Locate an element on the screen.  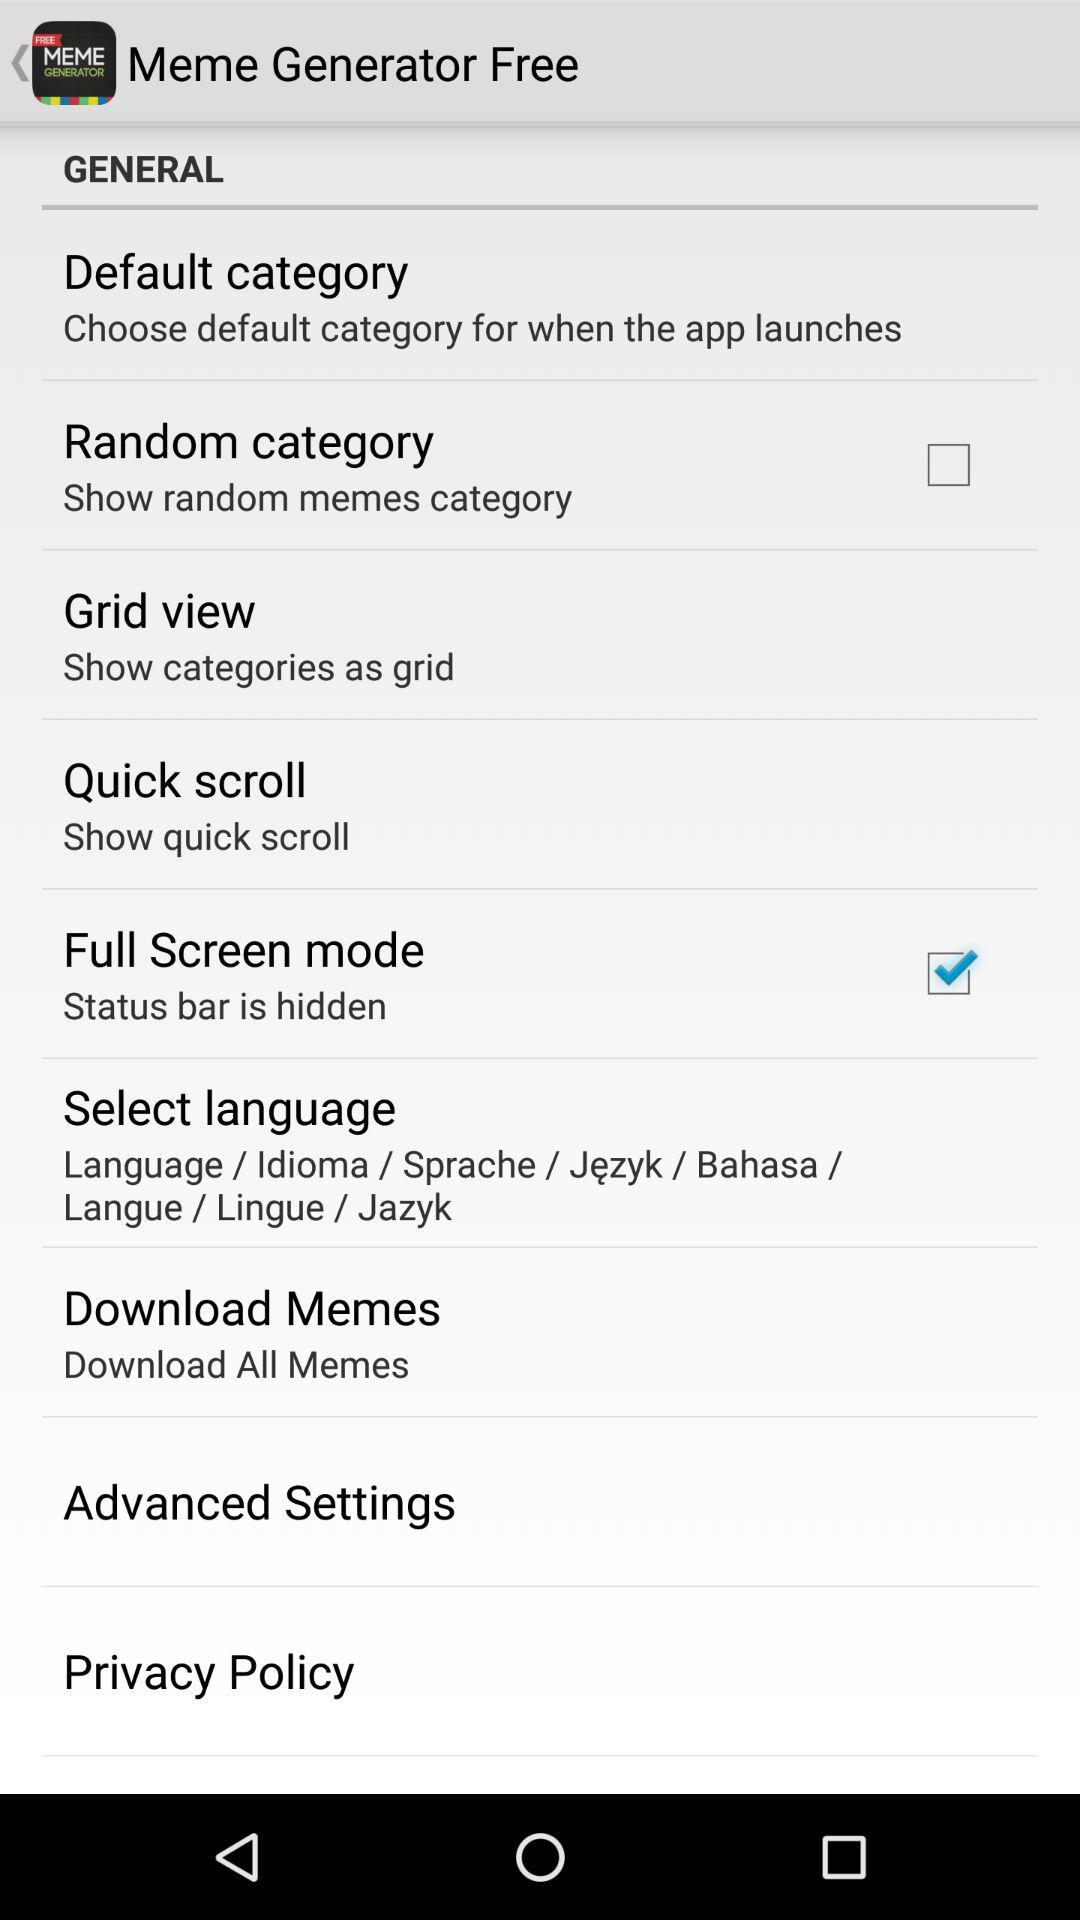
the item below the show quick scroll app is located at coordinates (242, 947).